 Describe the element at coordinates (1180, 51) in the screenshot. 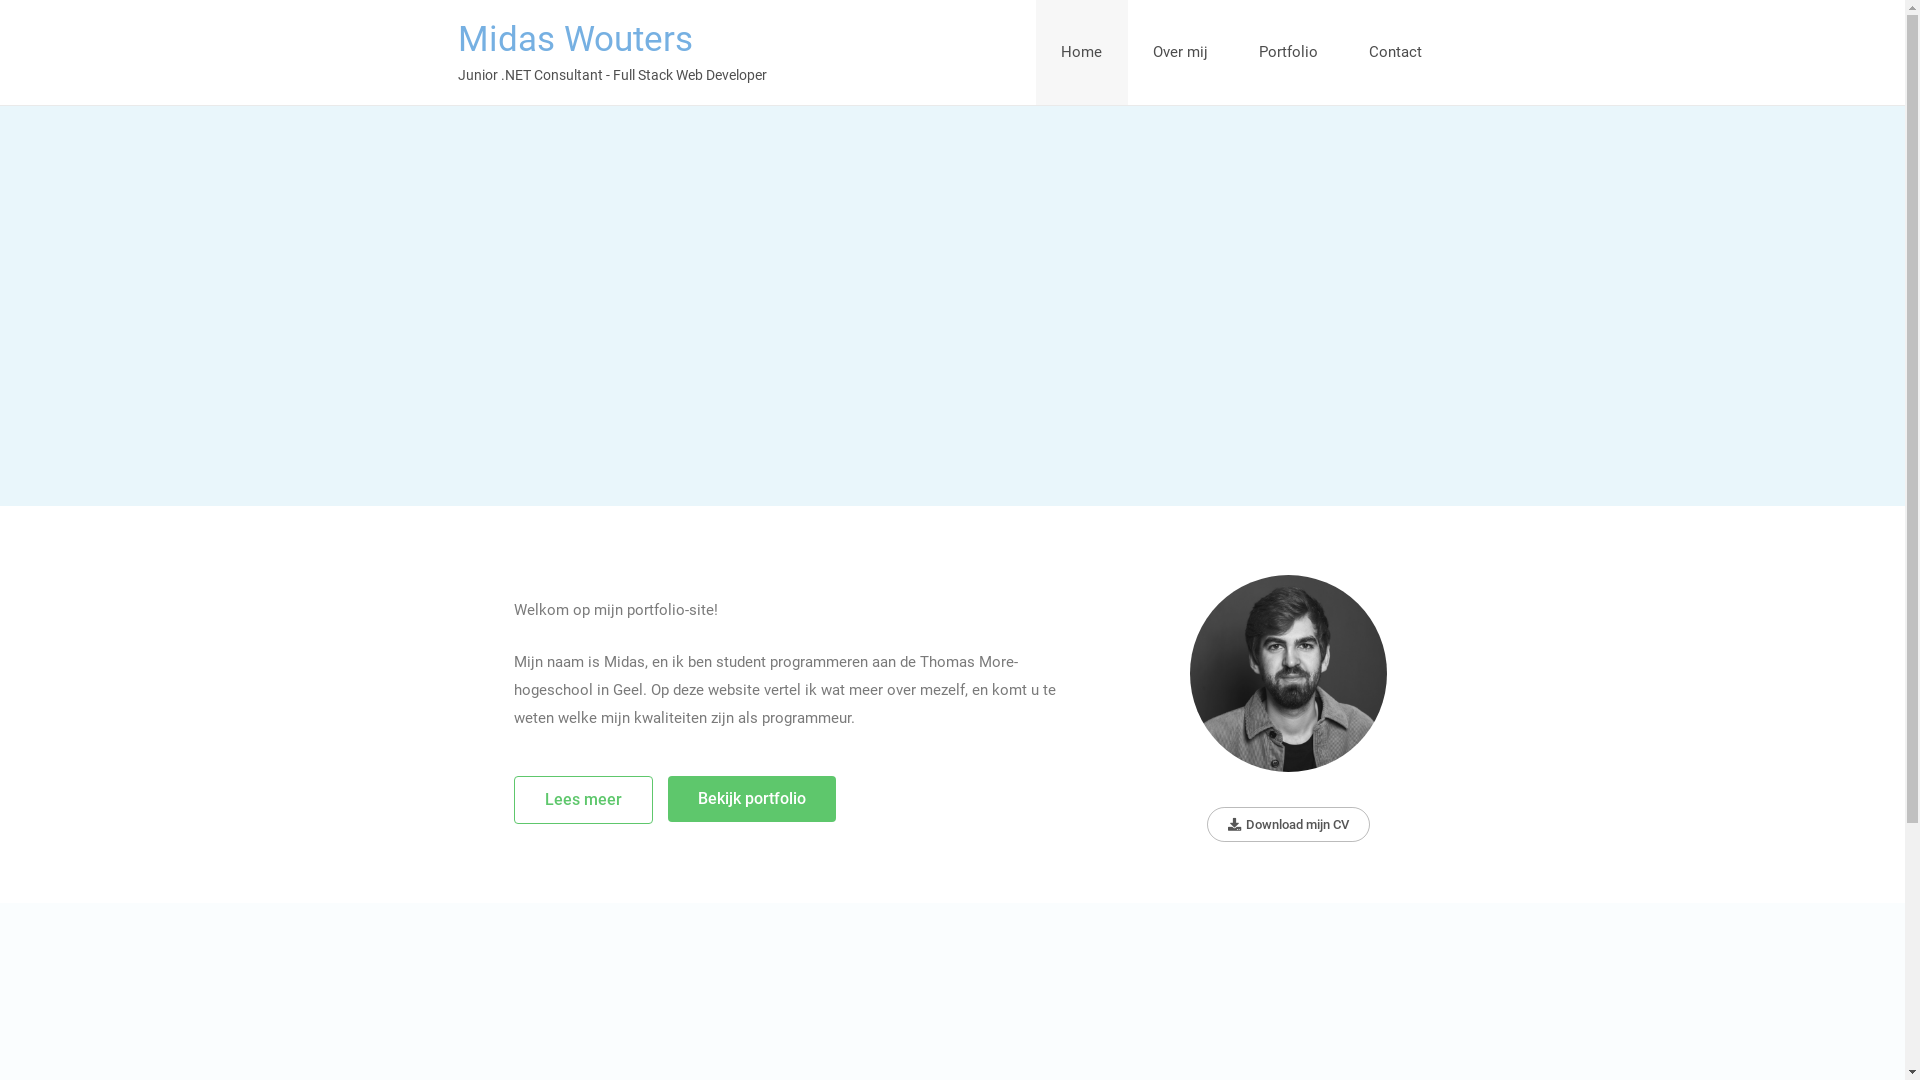

I see `'Over mij'` at that location.